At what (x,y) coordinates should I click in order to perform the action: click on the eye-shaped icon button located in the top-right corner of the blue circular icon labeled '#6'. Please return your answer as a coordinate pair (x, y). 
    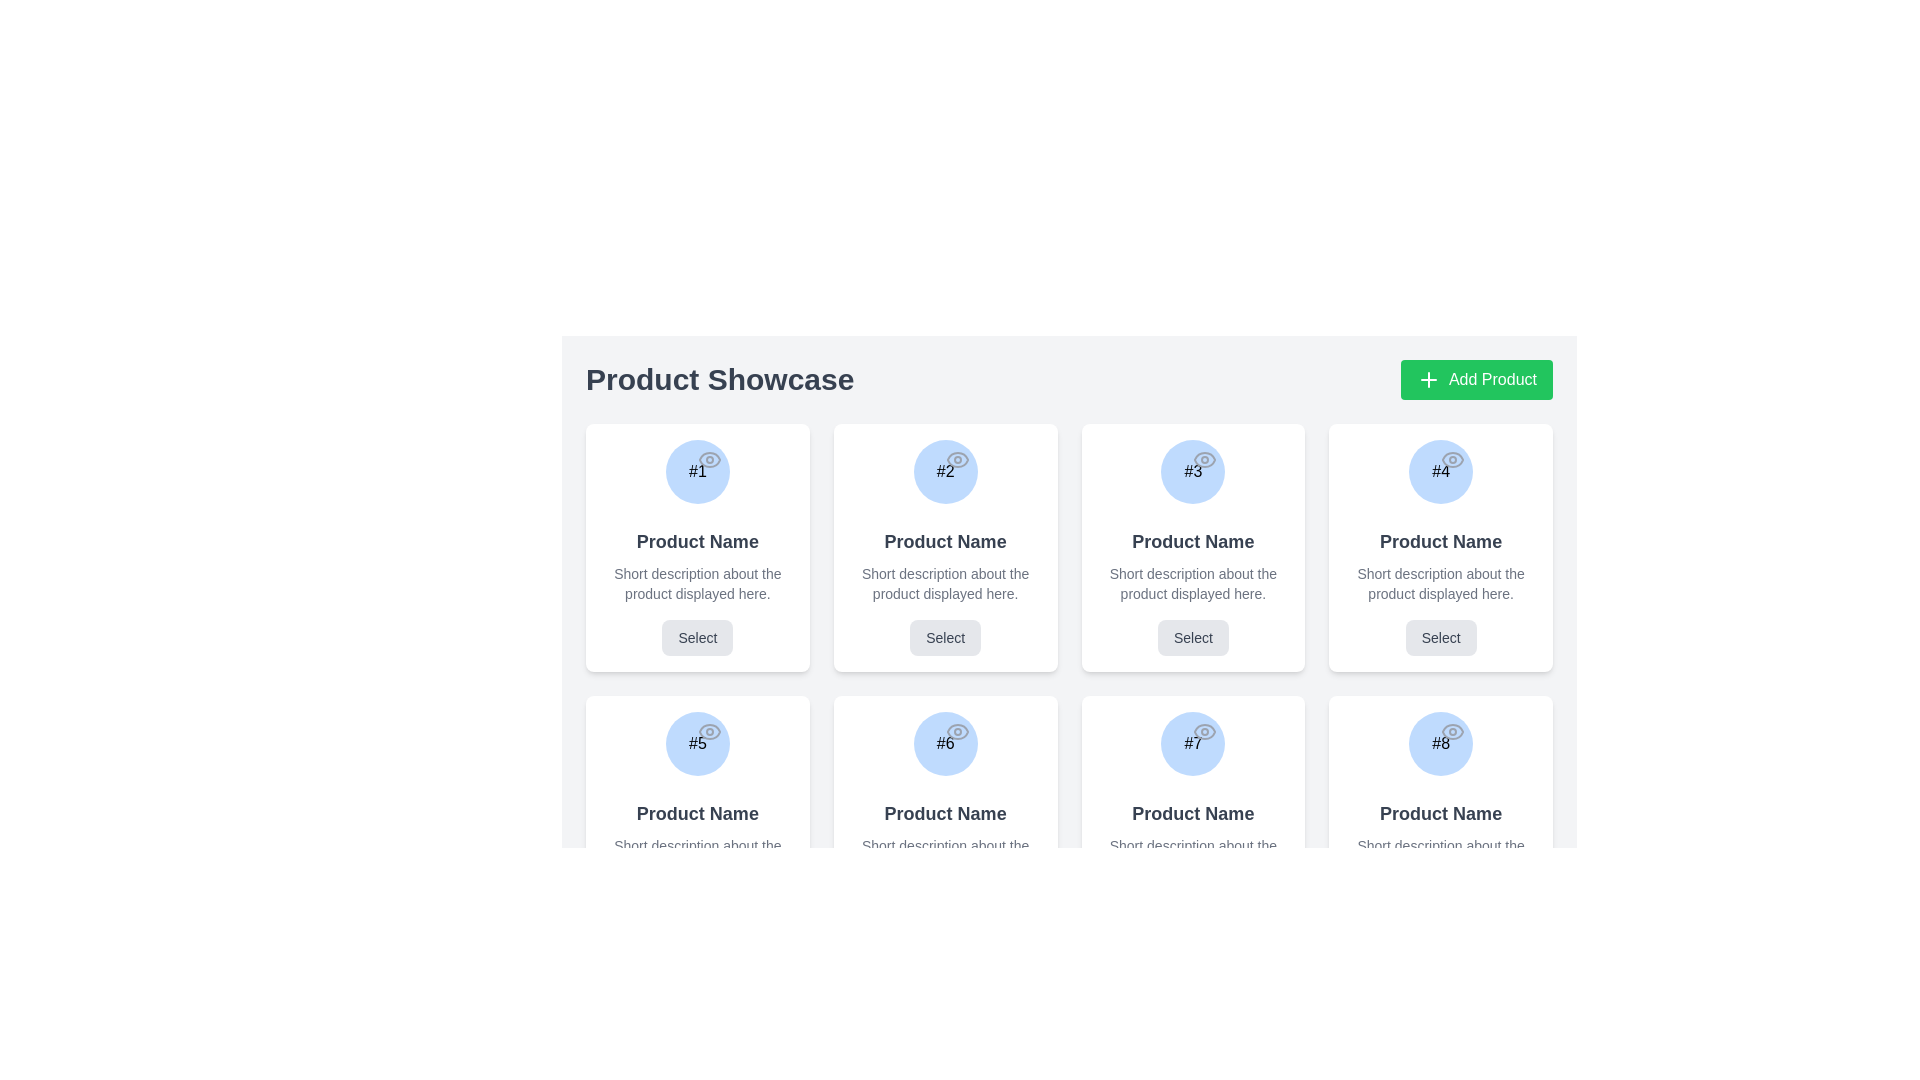
    Looking at the image, I should click on (956, 732).